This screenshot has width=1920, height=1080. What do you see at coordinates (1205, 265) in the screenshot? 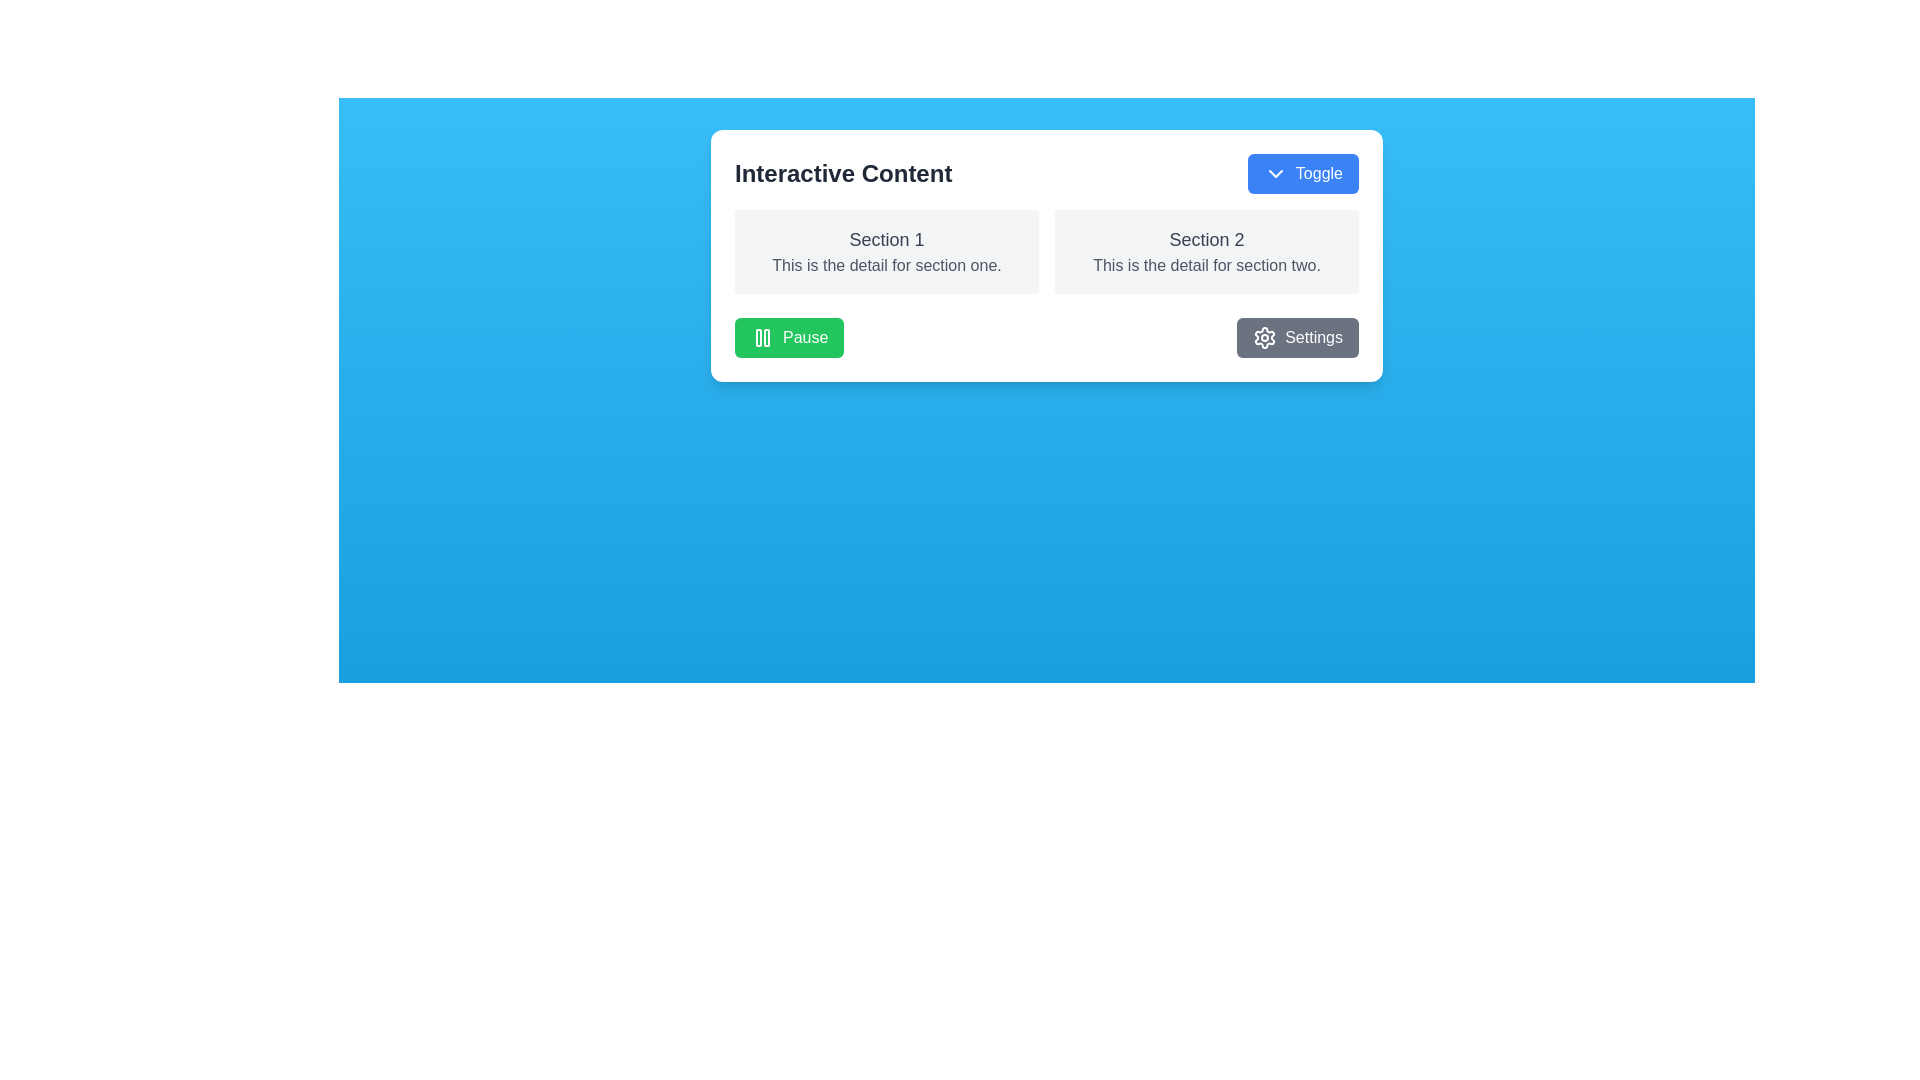
I see `the descriptive text element that reads 'This is the detail for section two.', which is styled with a gray font and positioned beneath the label 'Section 2'` at bounding box center [1205, 265].